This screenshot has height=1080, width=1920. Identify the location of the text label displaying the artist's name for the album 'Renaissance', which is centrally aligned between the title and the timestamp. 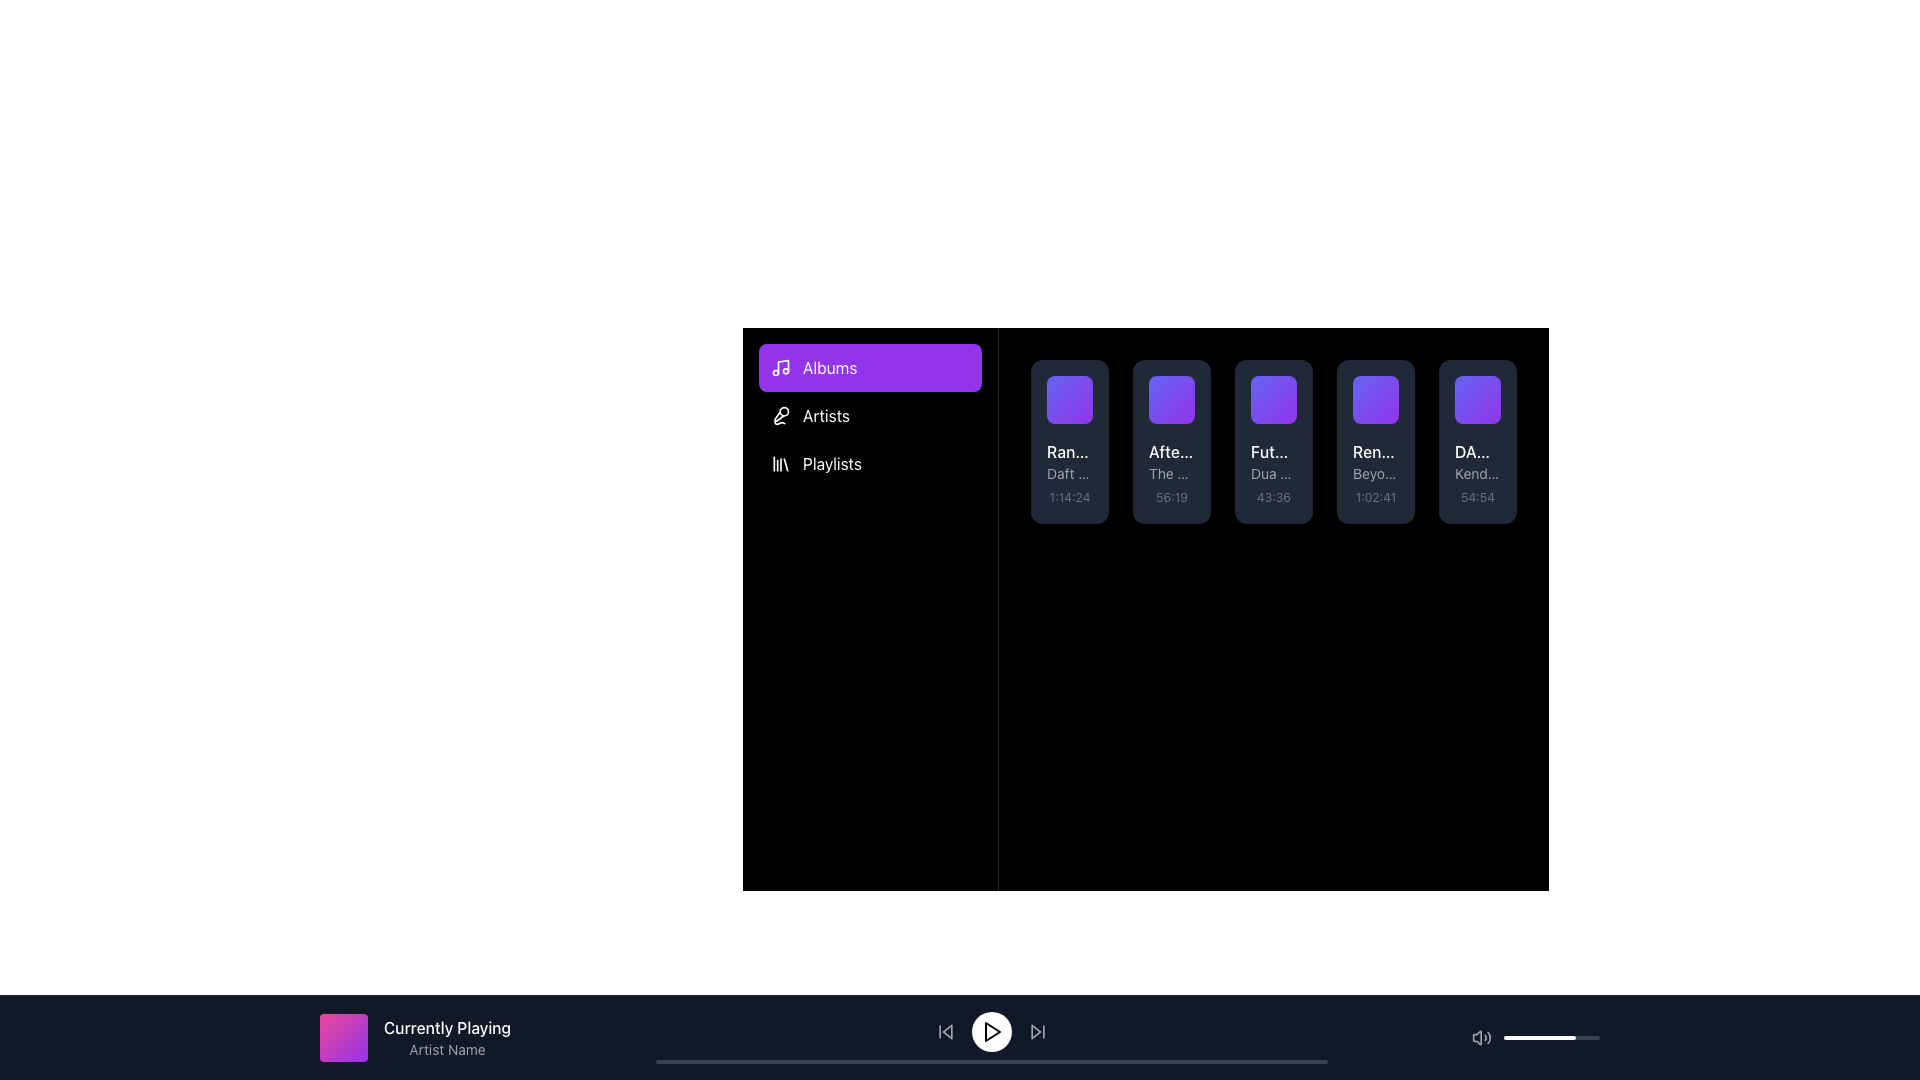
(1375, 474).